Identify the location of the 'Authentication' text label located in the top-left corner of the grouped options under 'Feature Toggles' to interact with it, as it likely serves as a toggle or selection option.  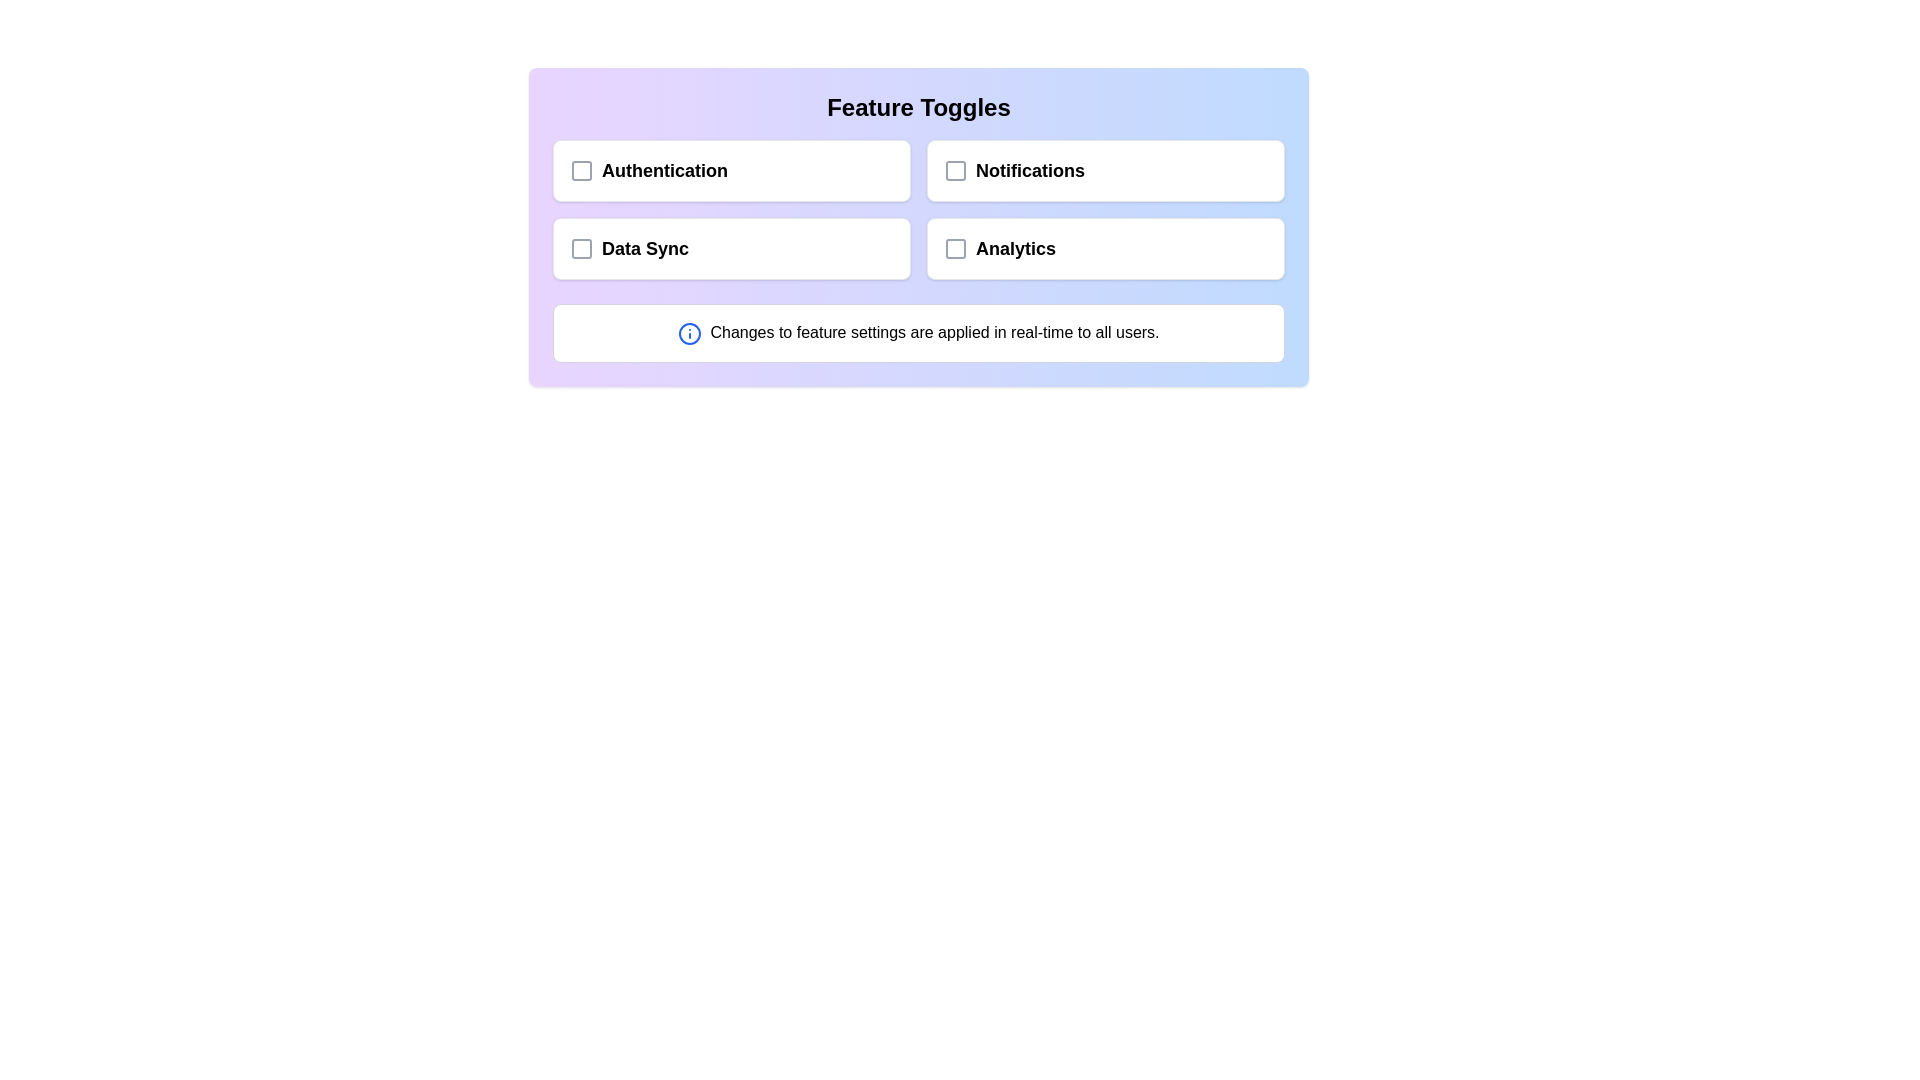
(648, 169).